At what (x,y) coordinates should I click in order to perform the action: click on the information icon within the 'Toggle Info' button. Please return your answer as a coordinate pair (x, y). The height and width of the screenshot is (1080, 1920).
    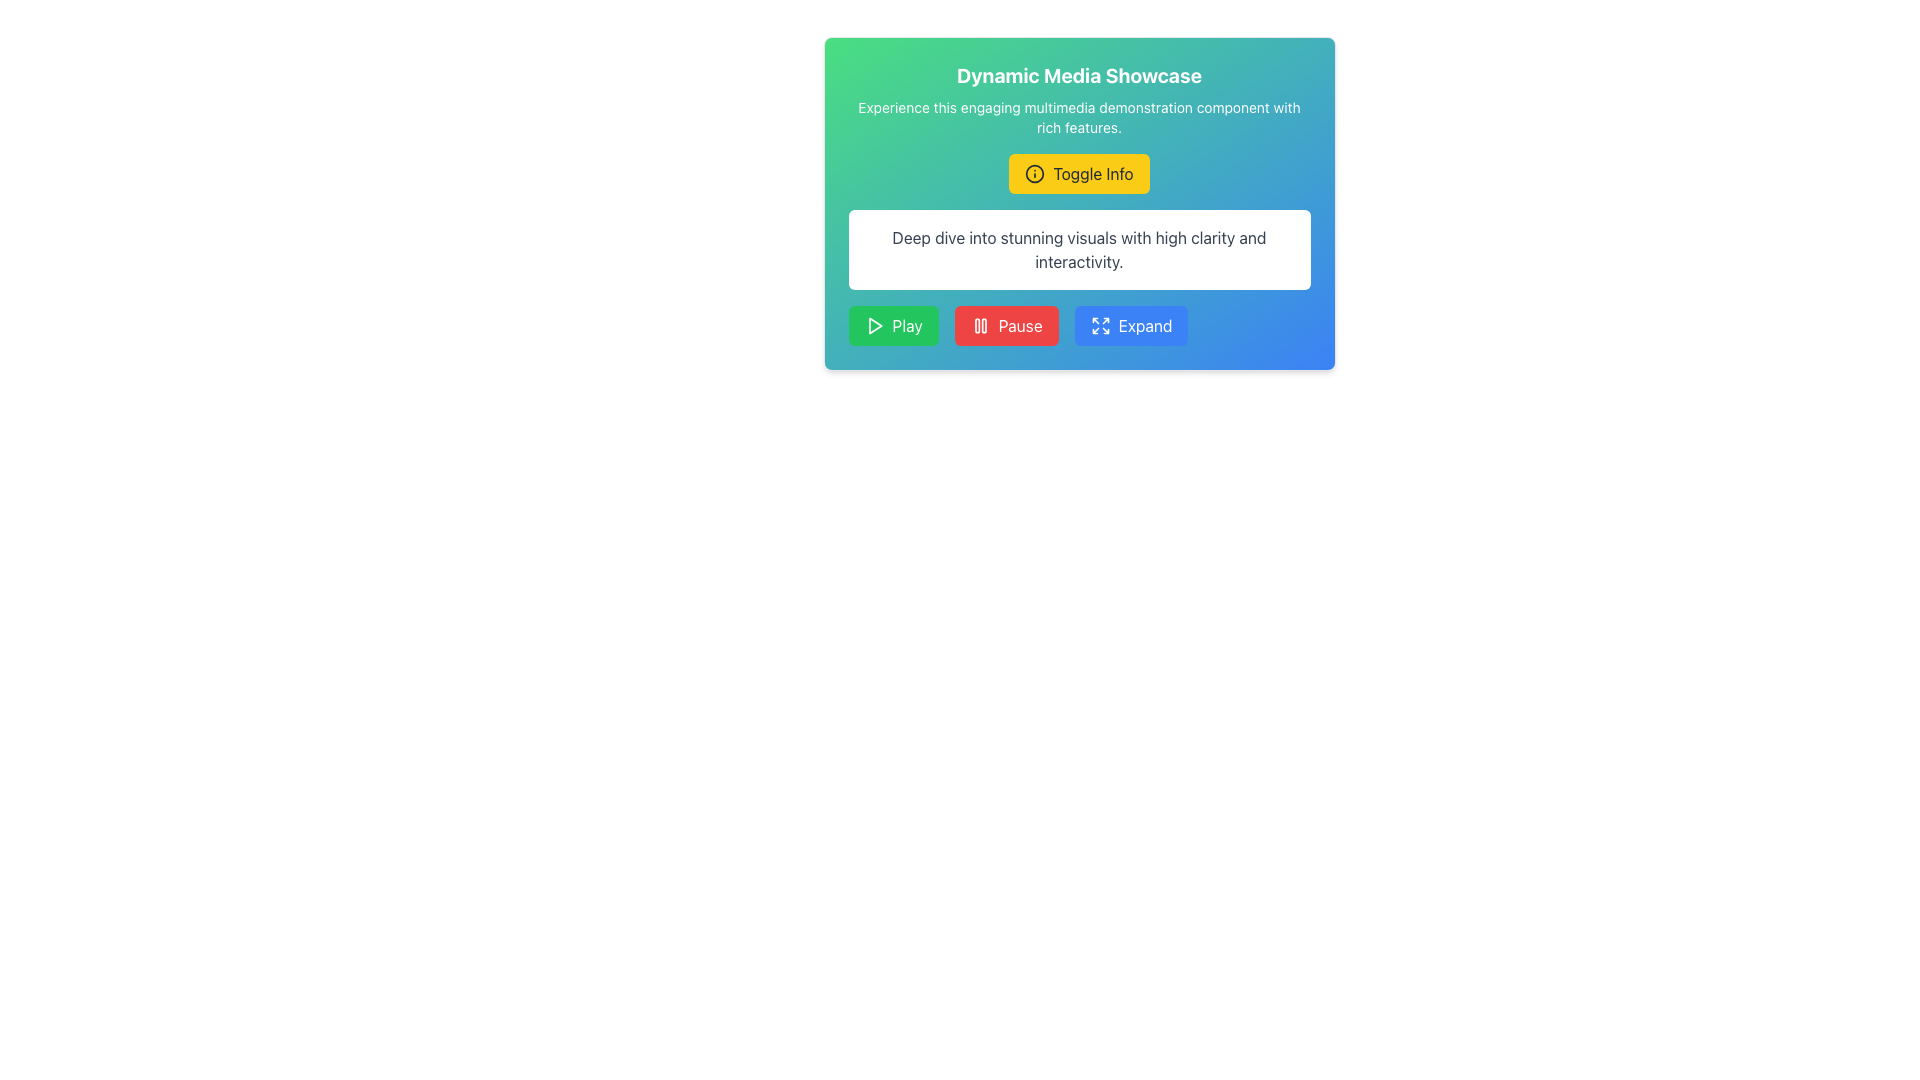
    Looking at the image, I should click on (1035, 172).